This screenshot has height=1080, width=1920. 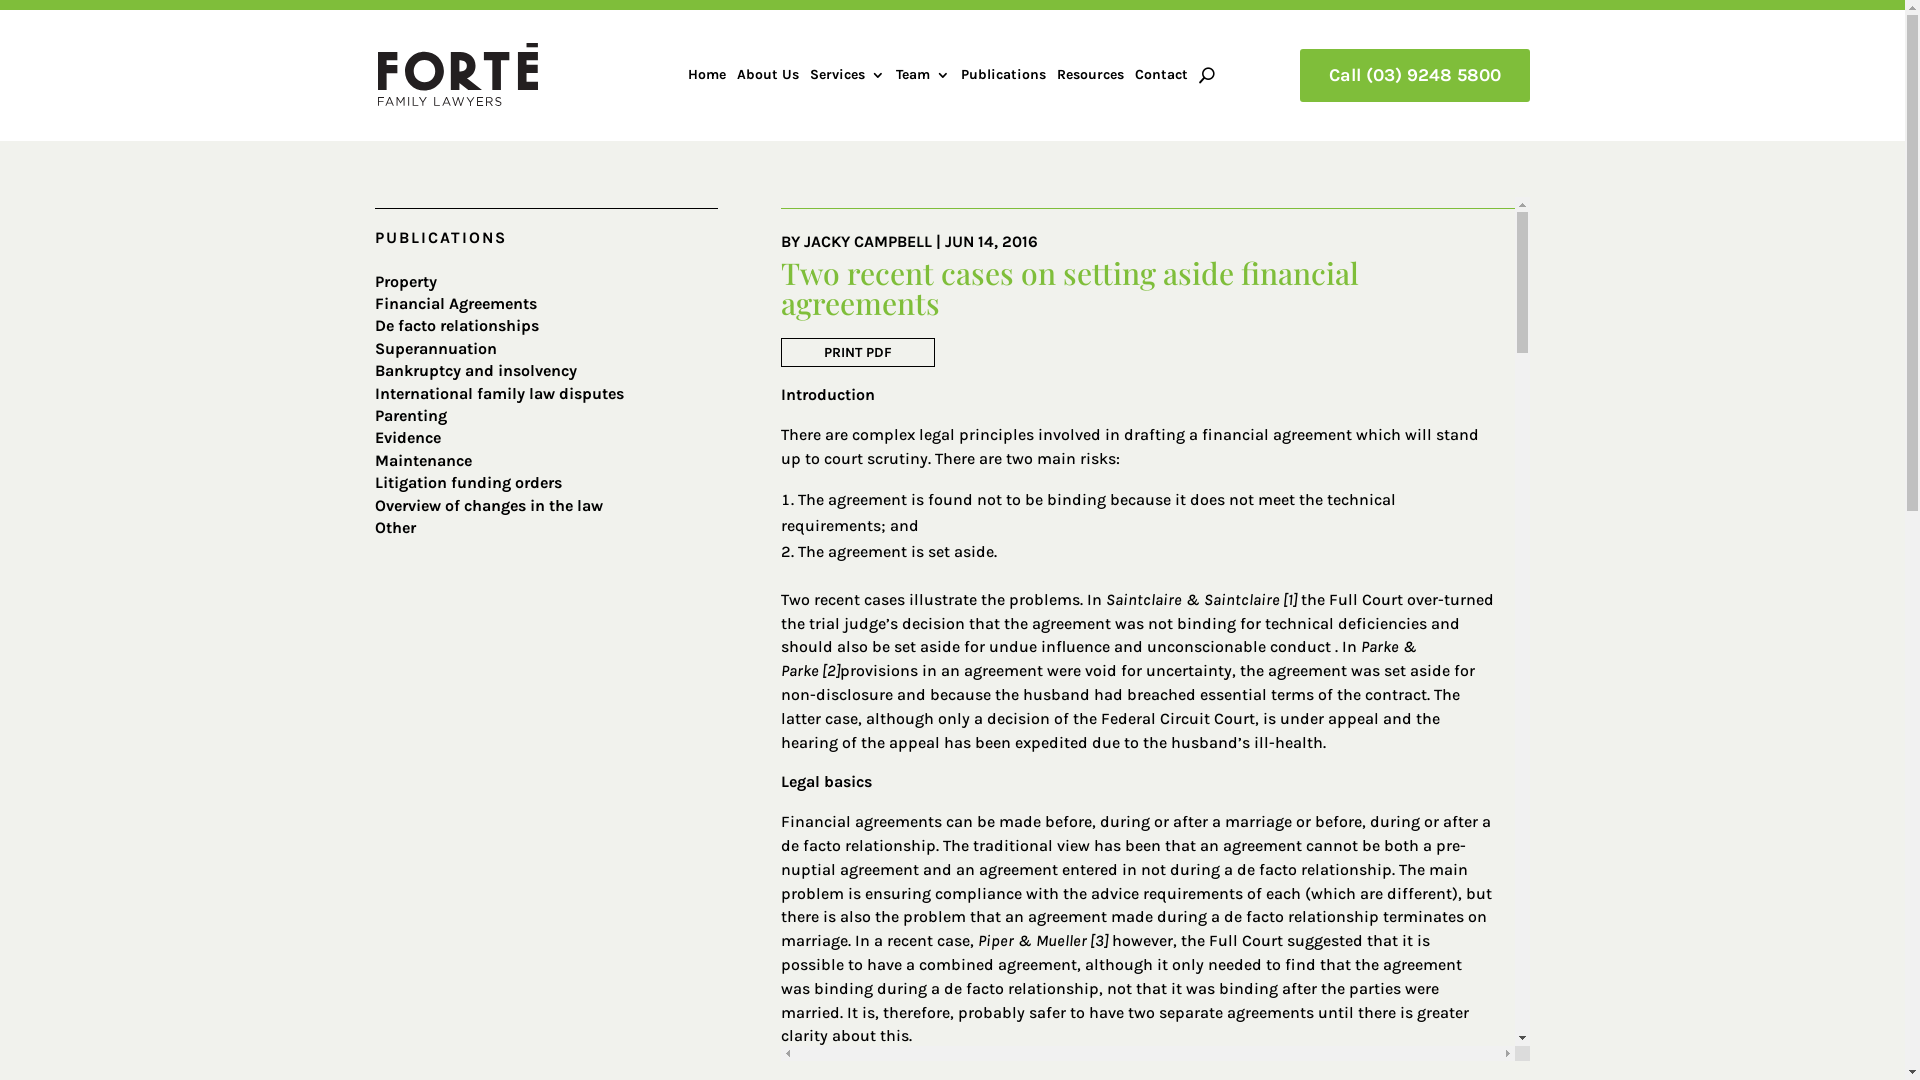 What do you see at coordinates (405, 281) in the screenshot?
I see `'Property'` at bounding box center [405, 281].